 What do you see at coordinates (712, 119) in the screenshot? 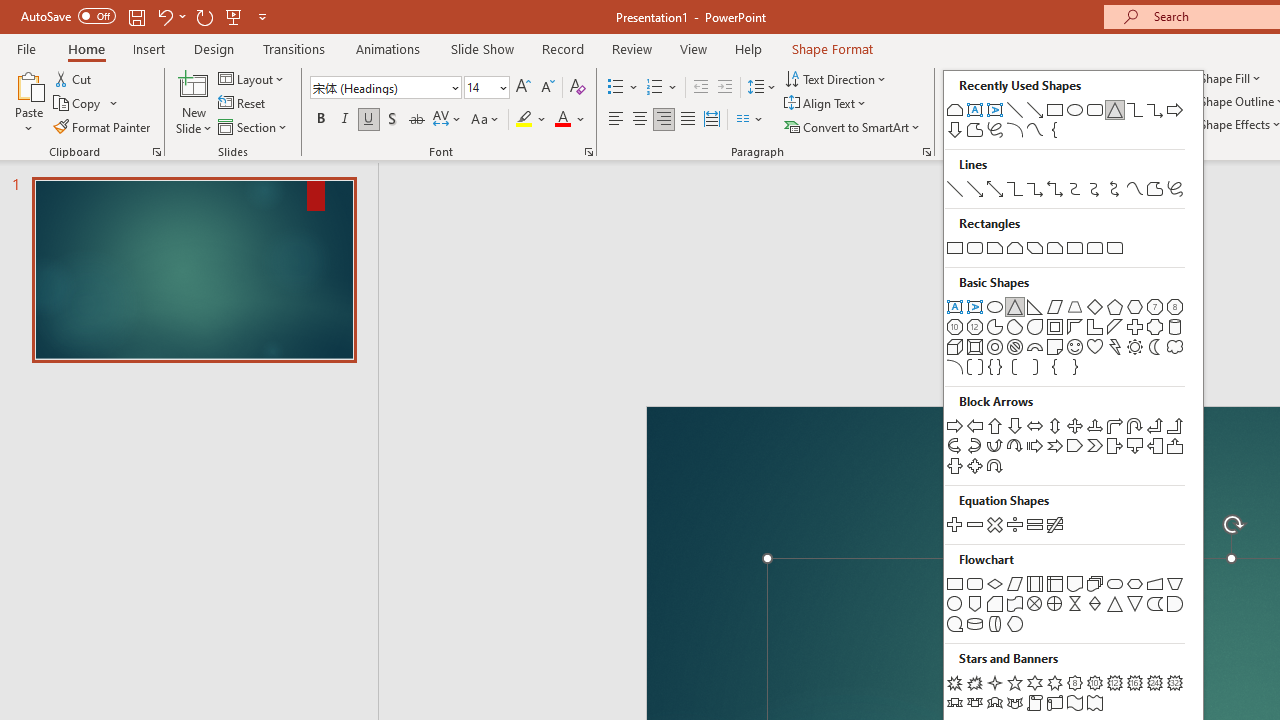
I see `'Distributed'` at bounding box center [712, 119].